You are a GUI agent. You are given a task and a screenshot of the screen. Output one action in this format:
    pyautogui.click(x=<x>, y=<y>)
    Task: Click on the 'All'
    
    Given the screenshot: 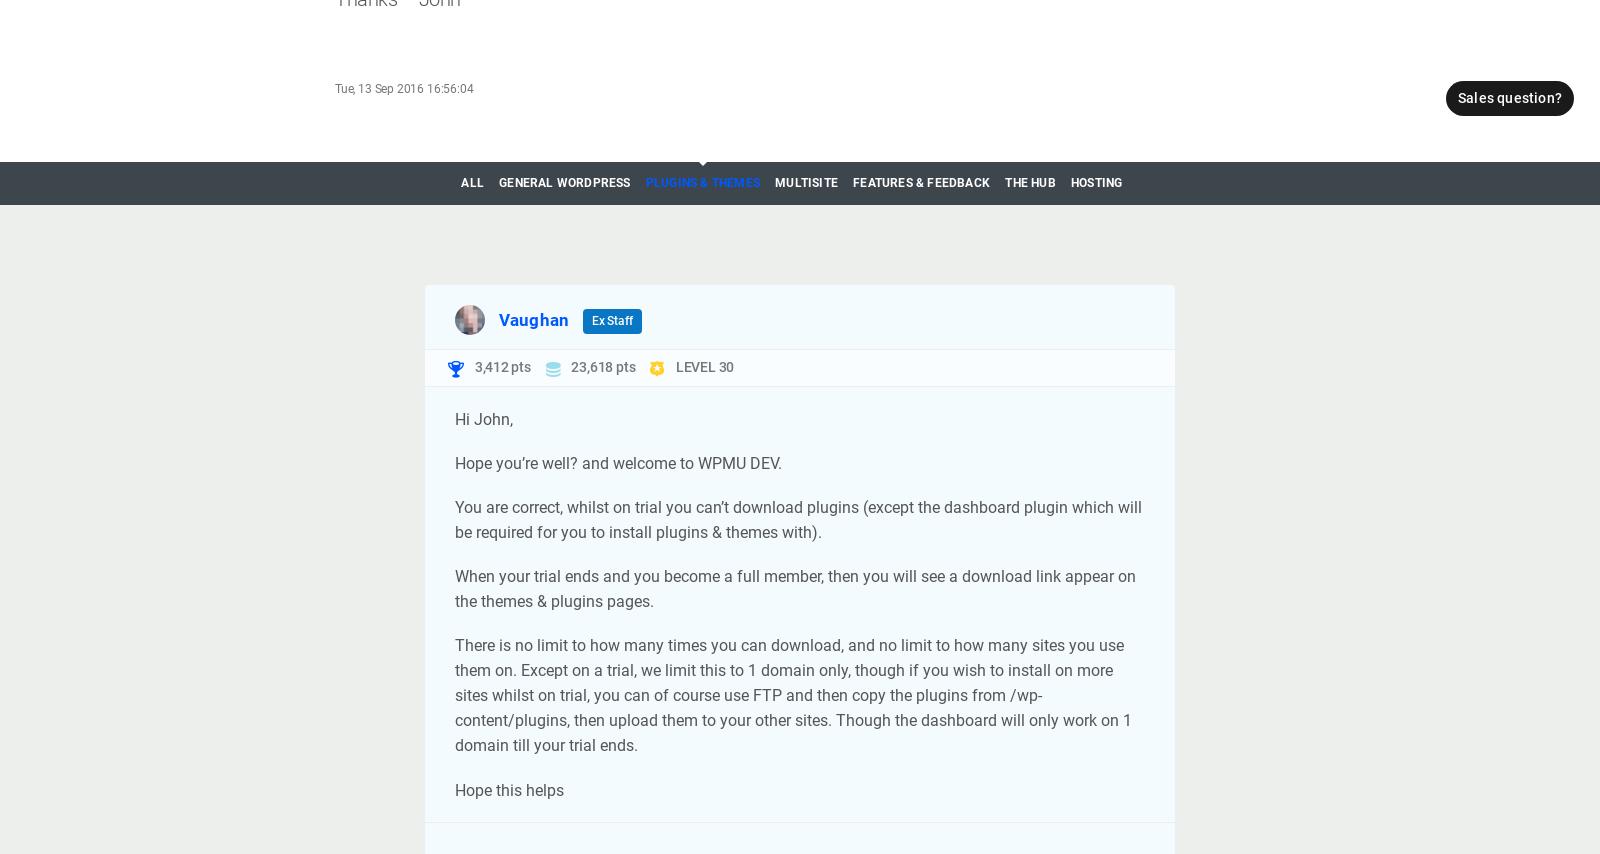 What is the action you would take?
    pyautogui.click(x=459, y=181)
    